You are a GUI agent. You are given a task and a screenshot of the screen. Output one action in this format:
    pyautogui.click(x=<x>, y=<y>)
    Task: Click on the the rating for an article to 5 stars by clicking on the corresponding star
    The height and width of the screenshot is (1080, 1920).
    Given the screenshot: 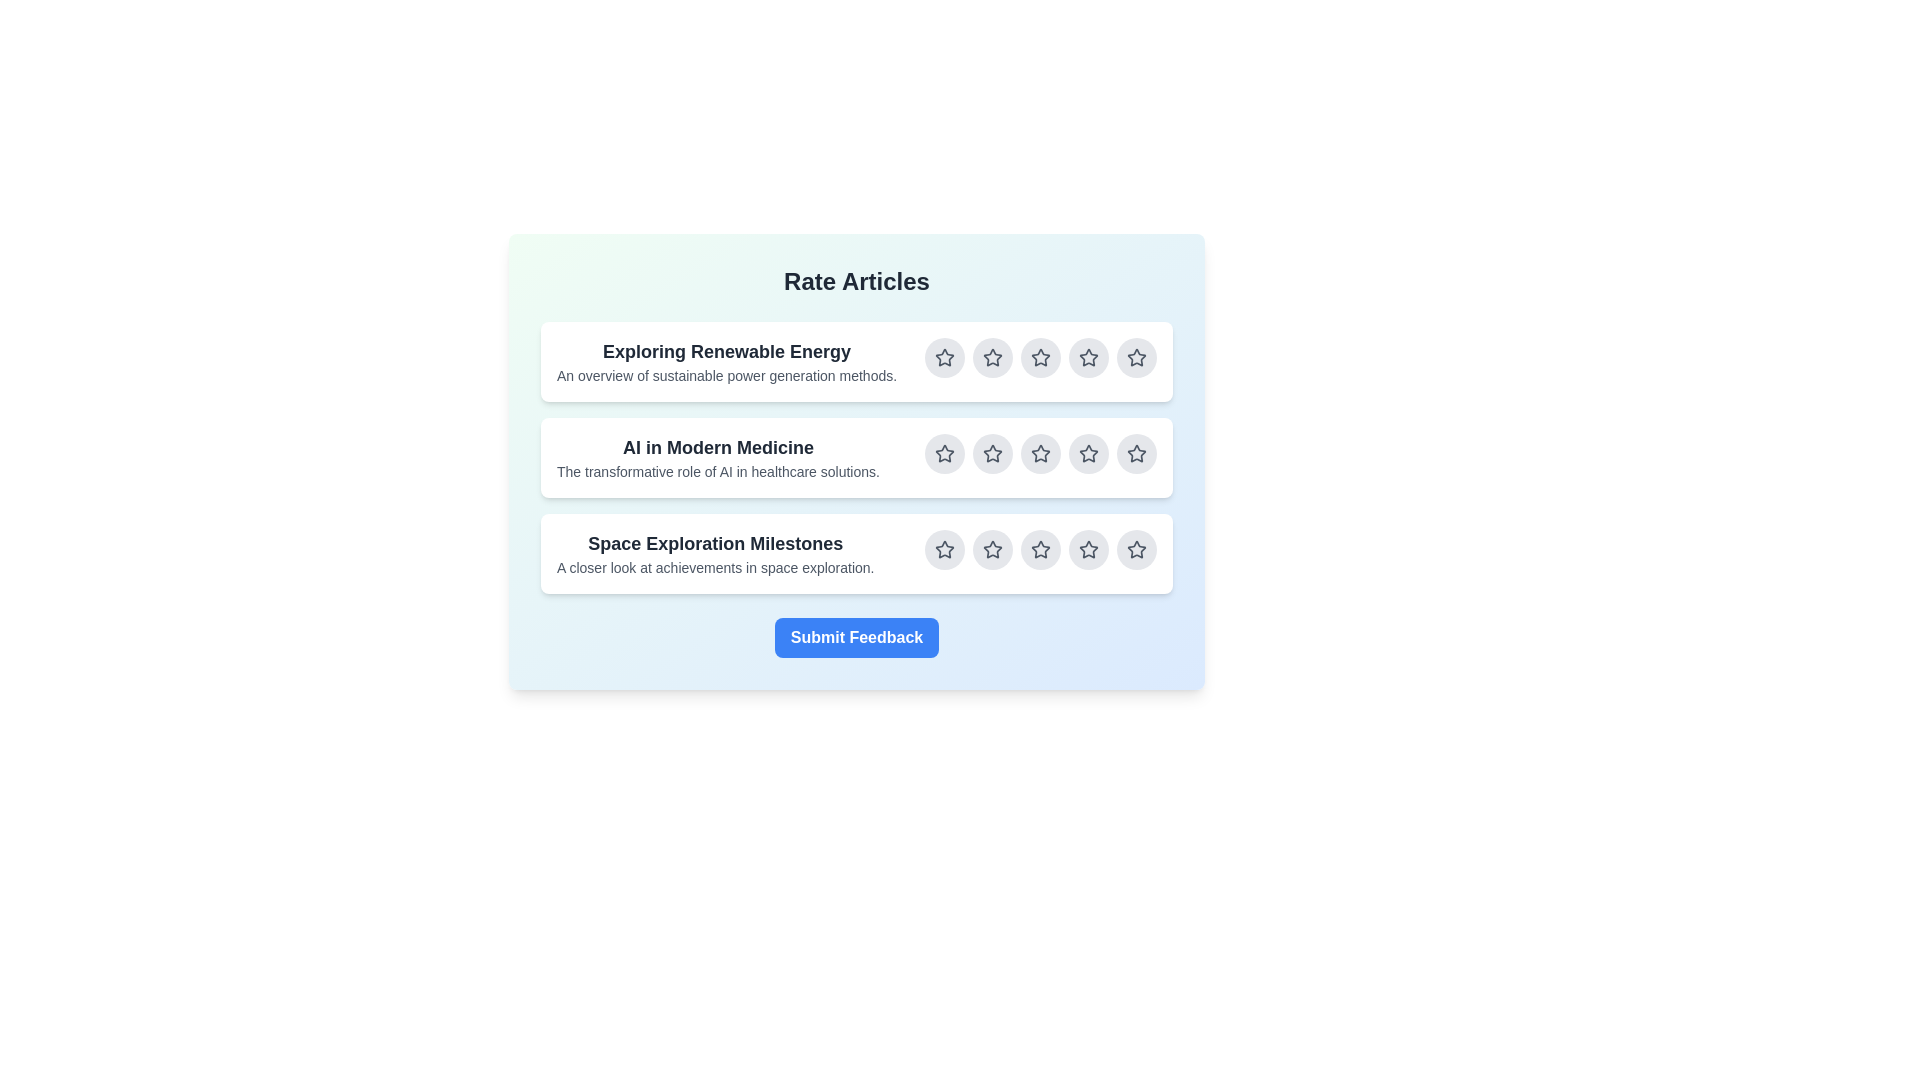 What is the action you would take?
    pyautogui.click(x=1137, y=357)
    